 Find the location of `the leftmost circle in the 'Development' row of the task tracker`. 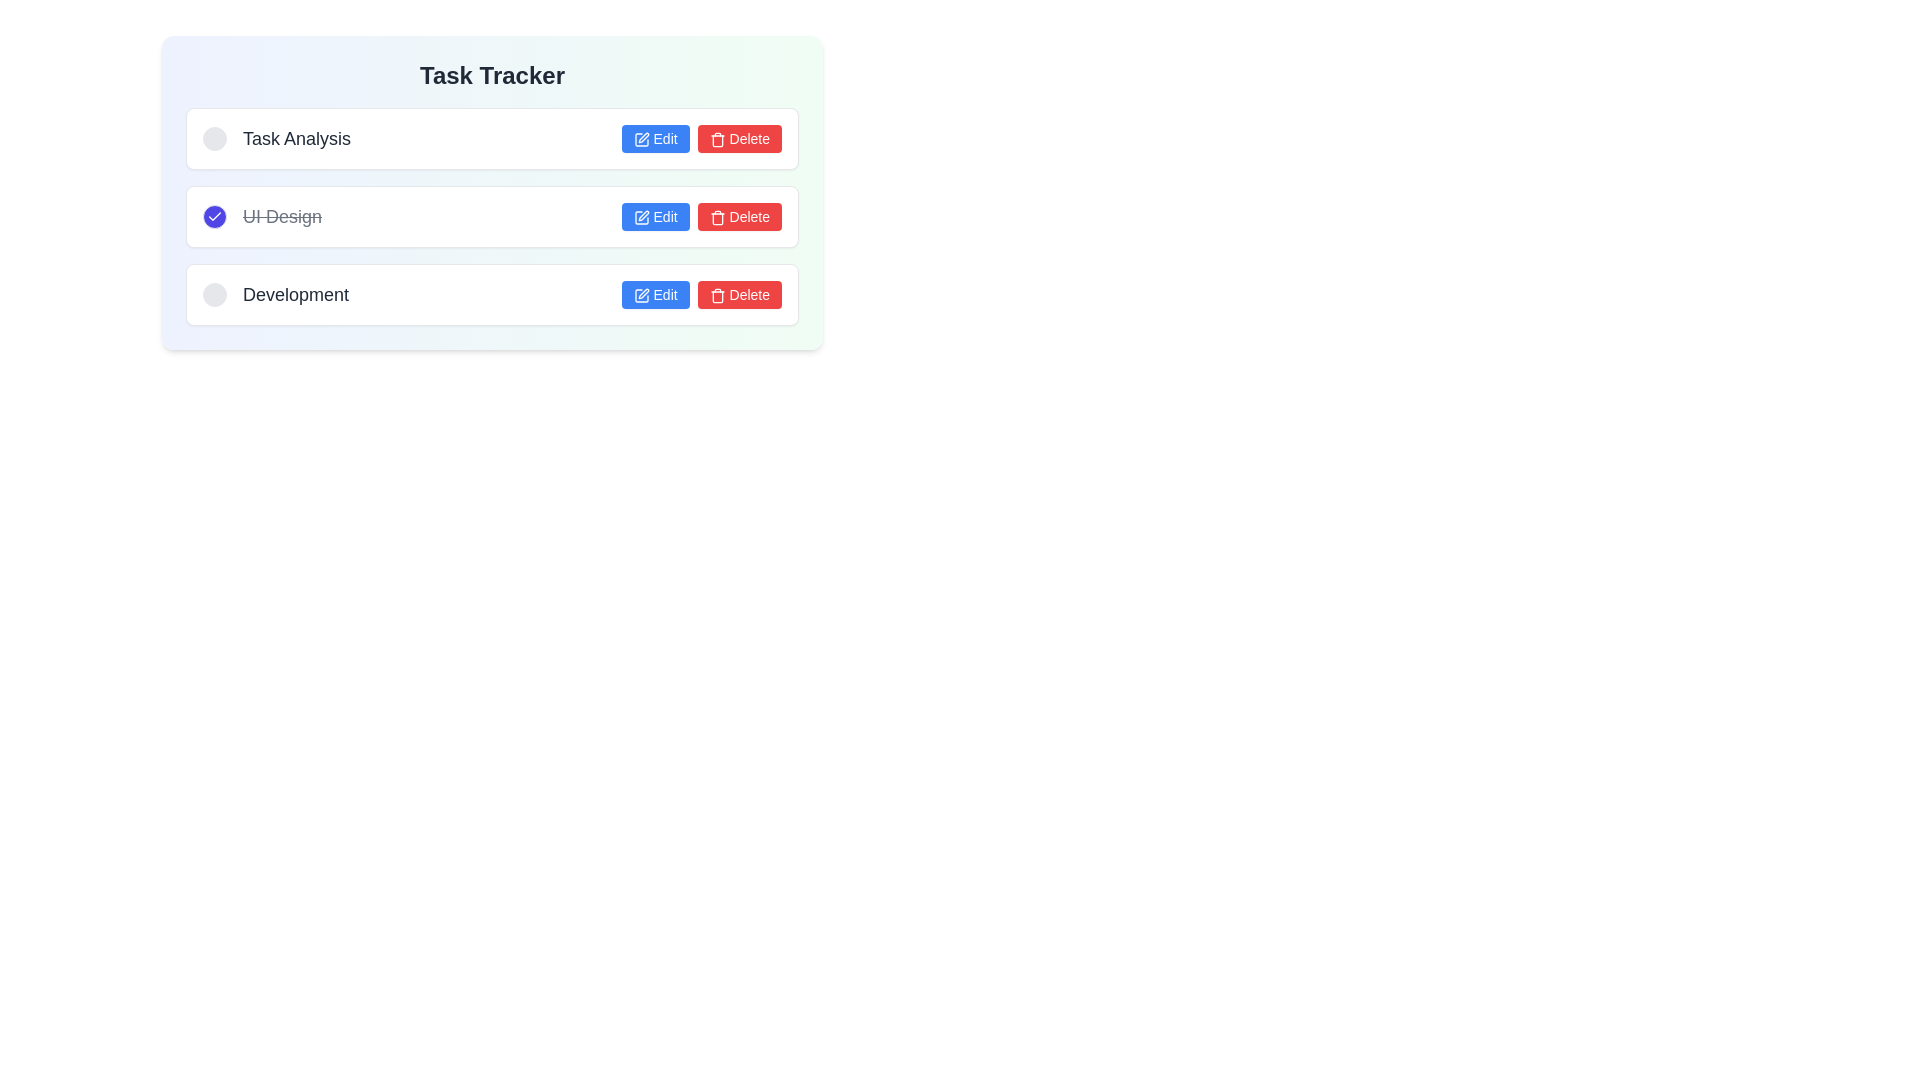

the leftmost circle in the 'Development' row of the task tracker is located at coordinates (215, 294).